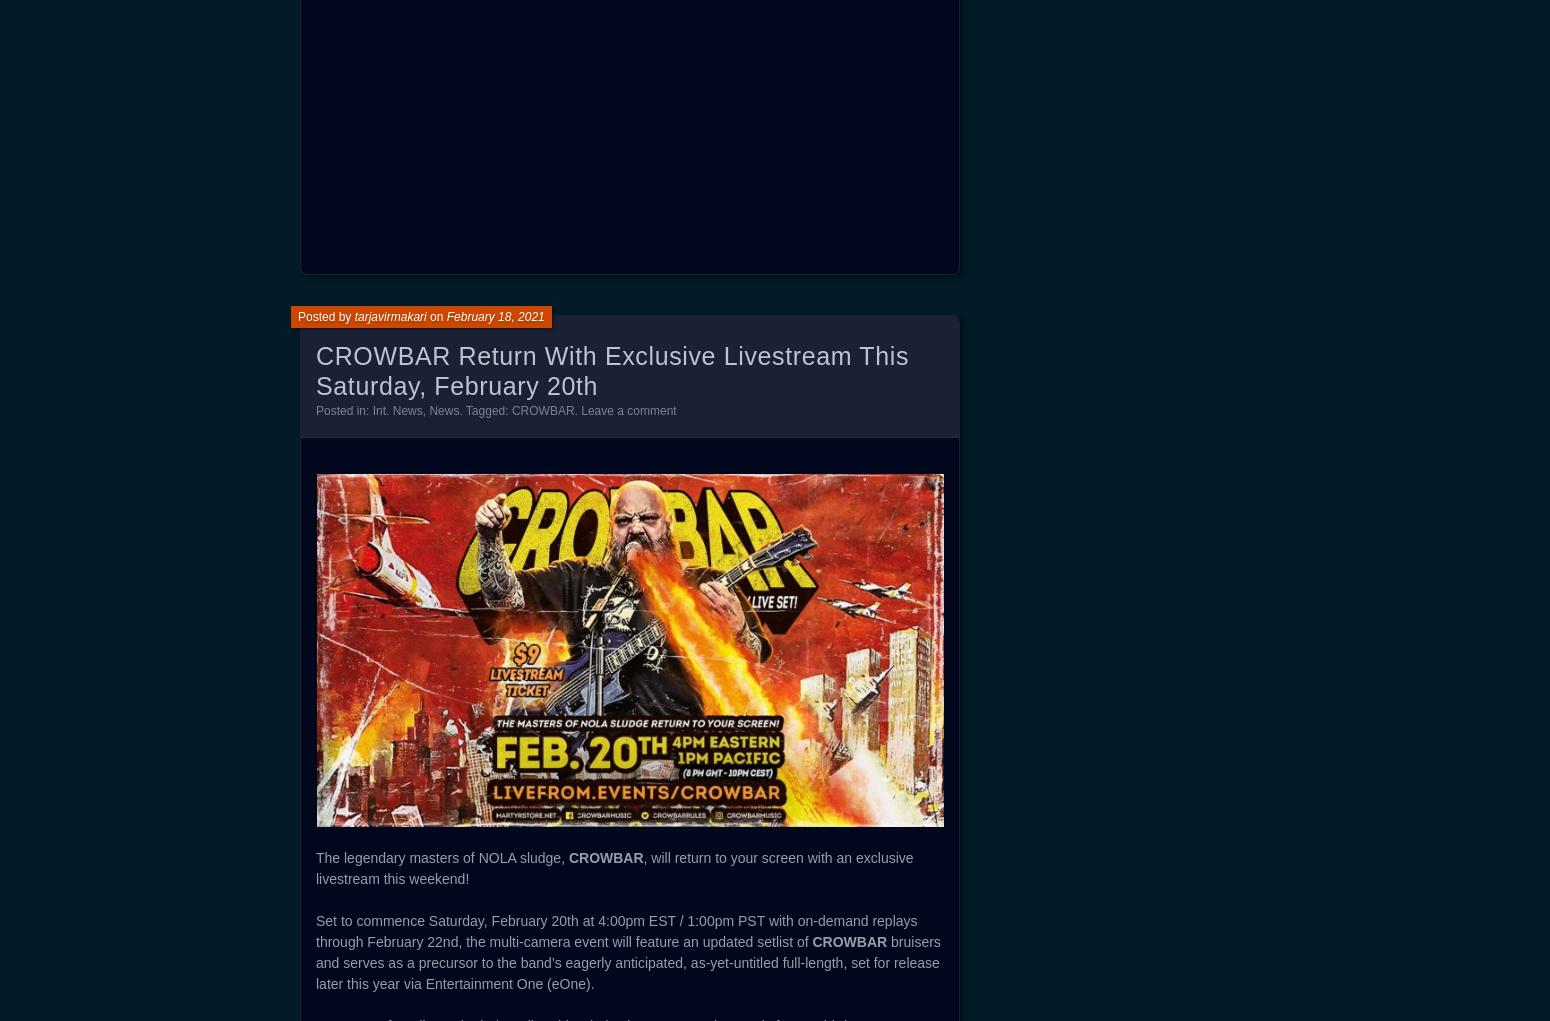  Describe the element at coordinates (494, 316) in the screenshot. I see `'February 18, 2021'` at that location.